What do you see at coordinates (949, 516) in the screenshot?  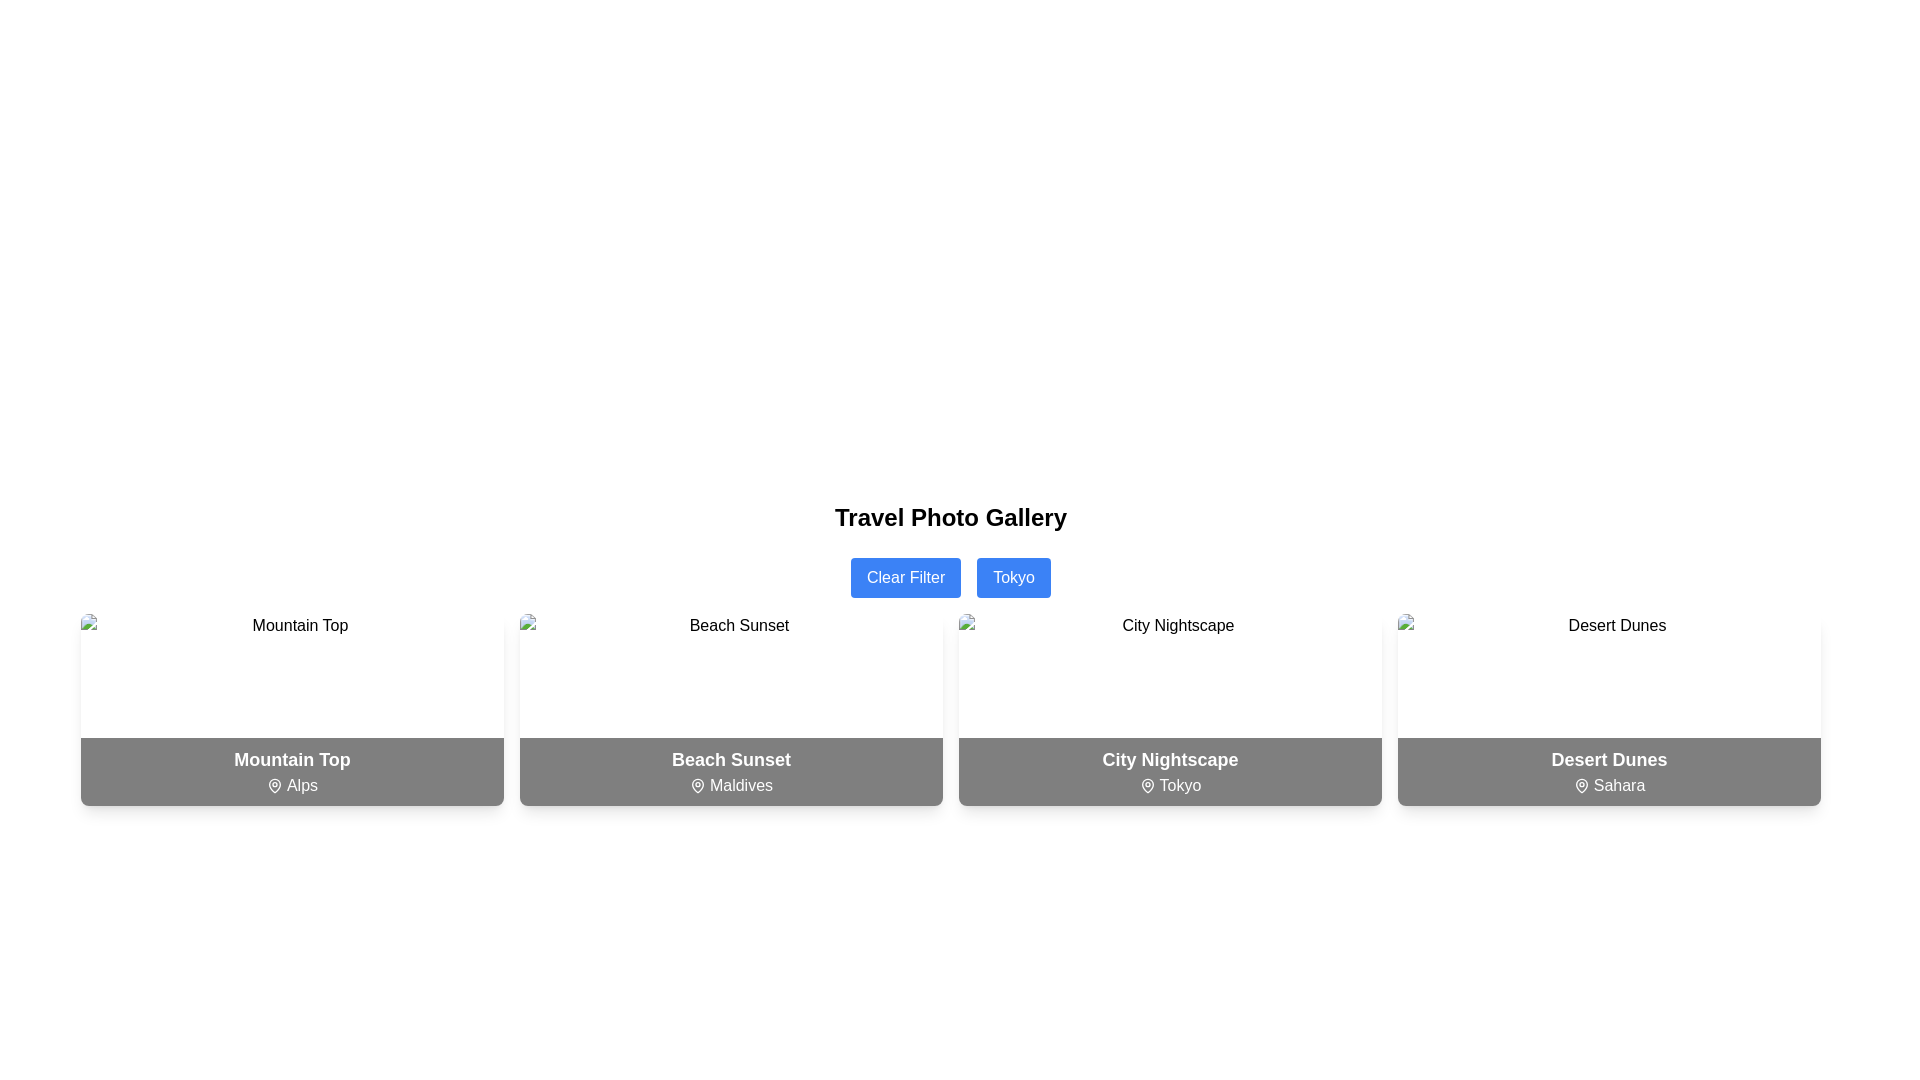 I see `the centrally aligned, bold-text title that reads 'Travel Photo Gallery', which is styled as a header above the main content of the page` at bounding box center [949, 516].